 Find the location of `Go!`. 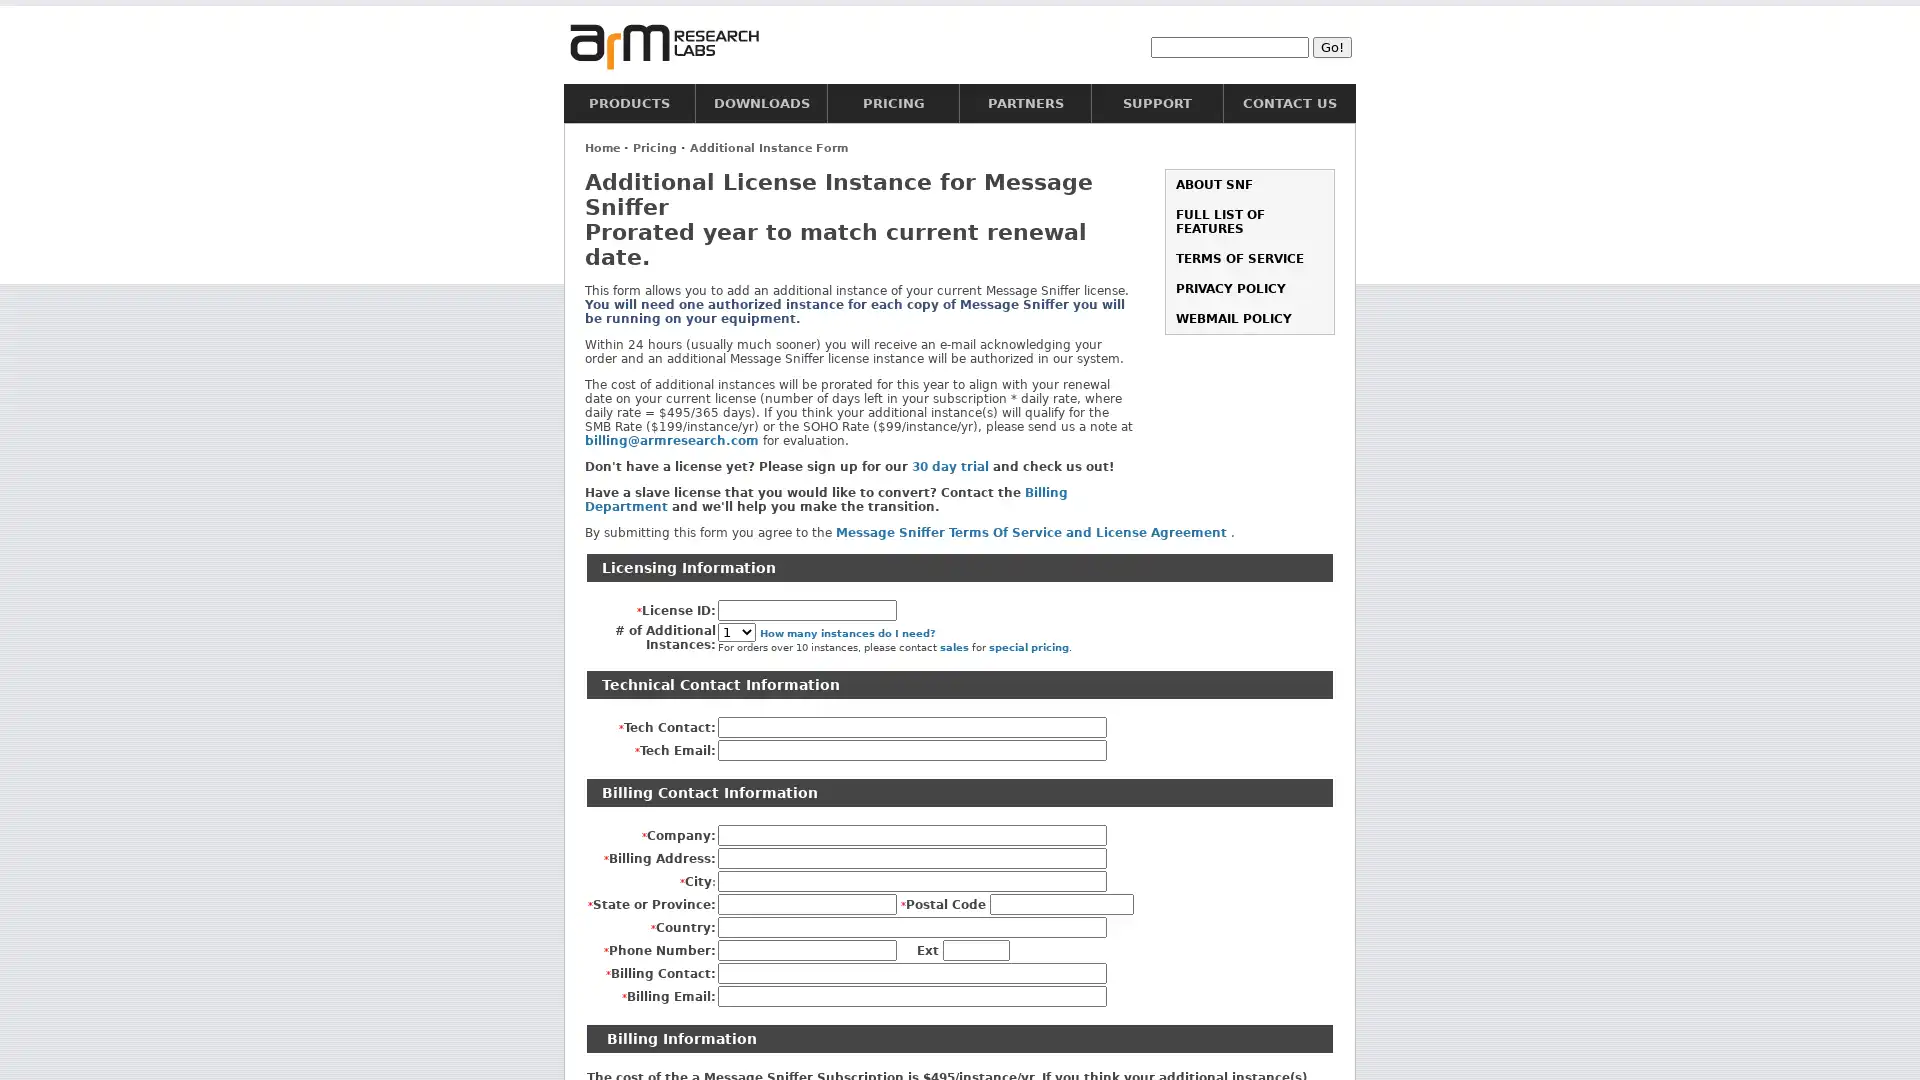

Go! is located at coordinates (1332, 45).